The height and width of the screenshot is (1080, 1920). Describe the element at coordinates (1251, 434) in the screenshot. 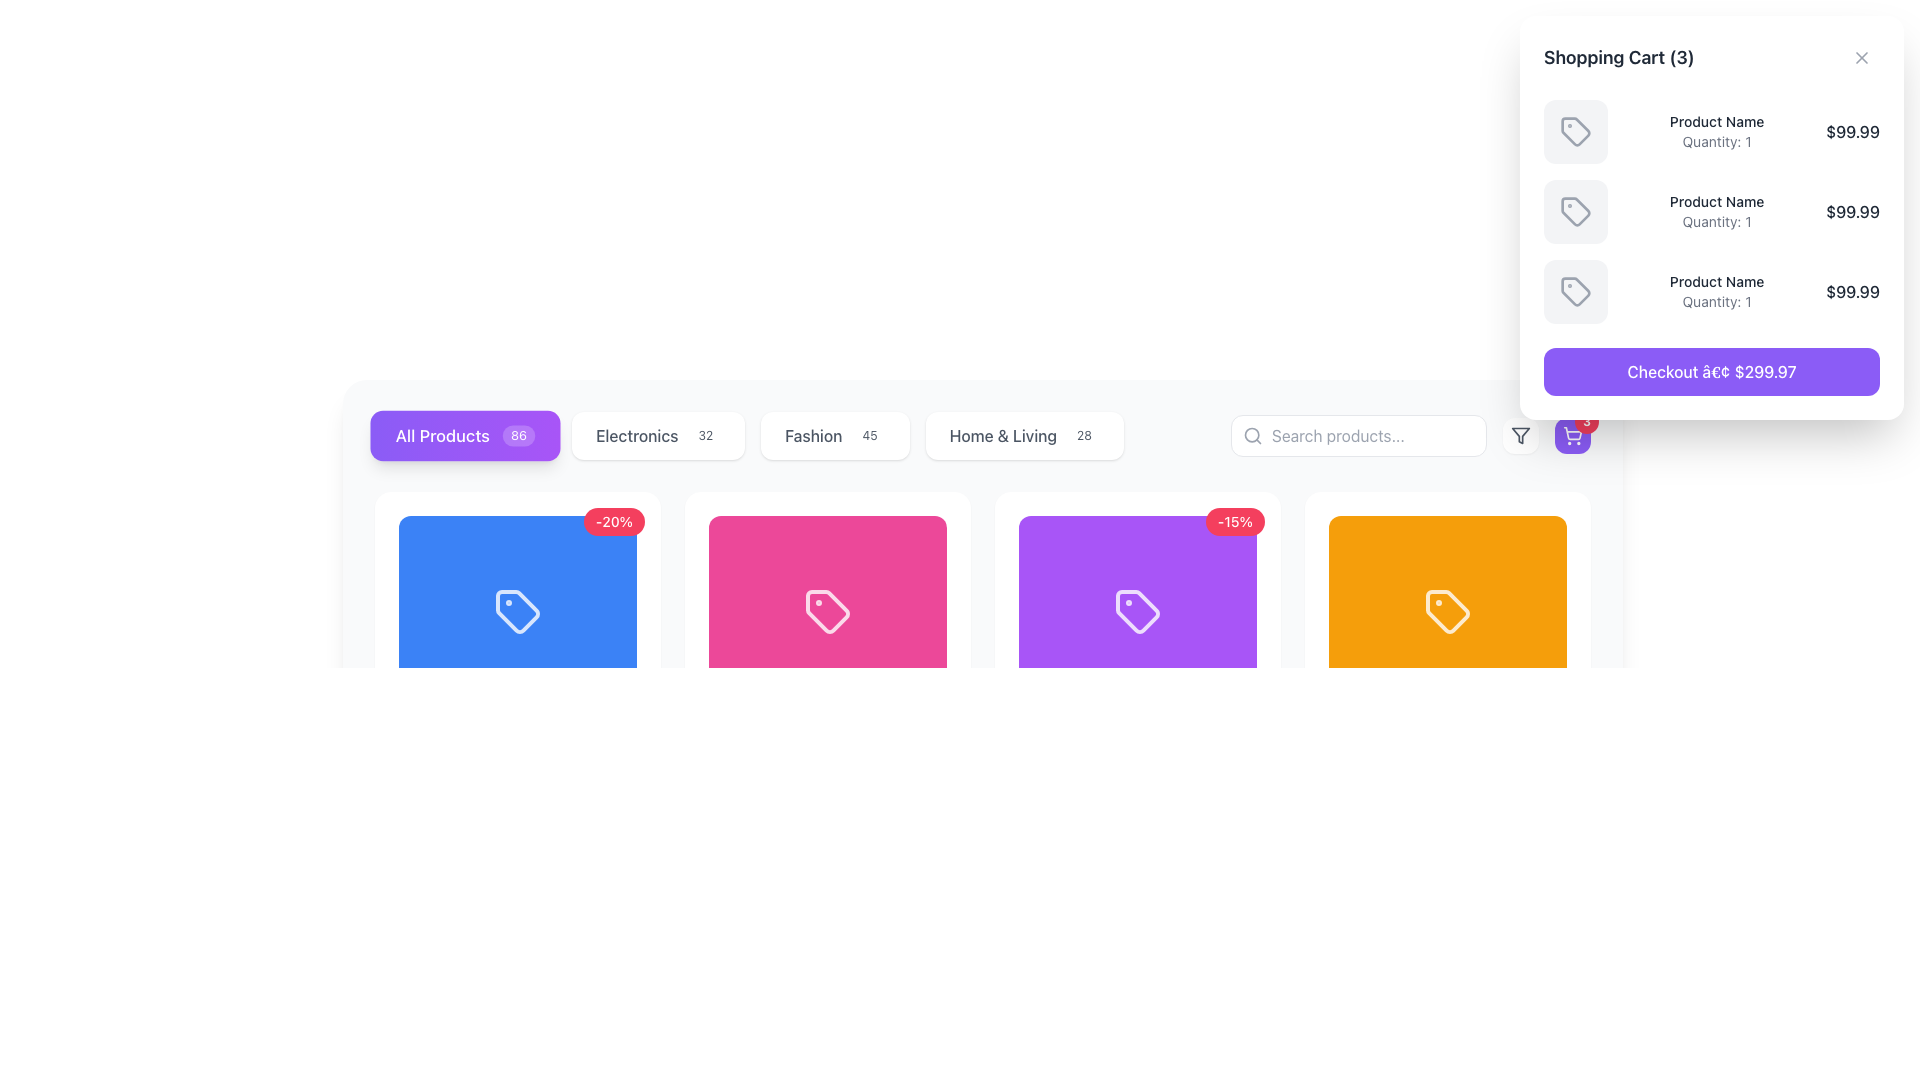

I see `the decorative circular element of the magnifying glass search icon located inside the SVG graphic, positioned towards the left-hand side above the product grid` at that location.